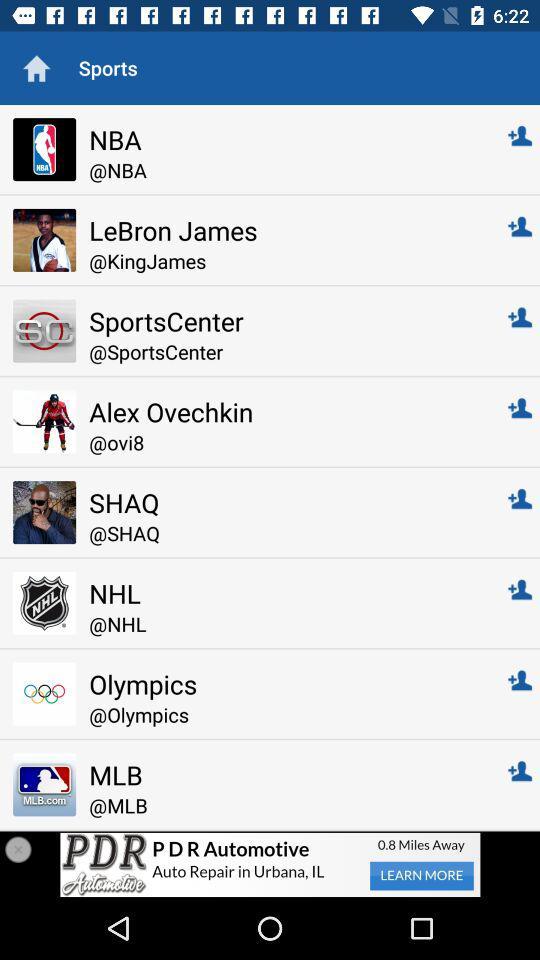  Describe the element at coordinates (270, 863) in the screenshot. I see `the advertisement 's website` at that location.